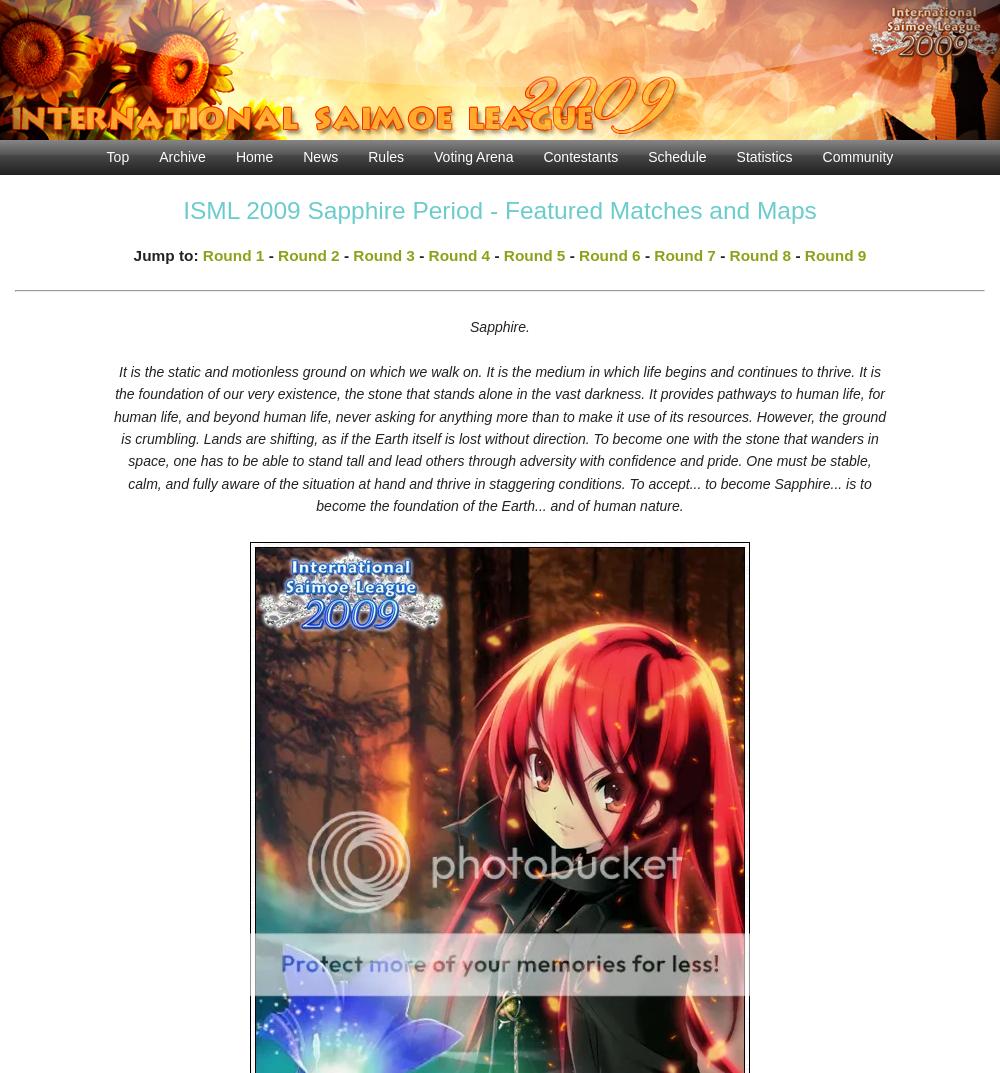 The height and width of the screenshot is (1073, 1000). Describe the element at coordinates (116, 155) in the screenshot. I see `'Top'` at that location.